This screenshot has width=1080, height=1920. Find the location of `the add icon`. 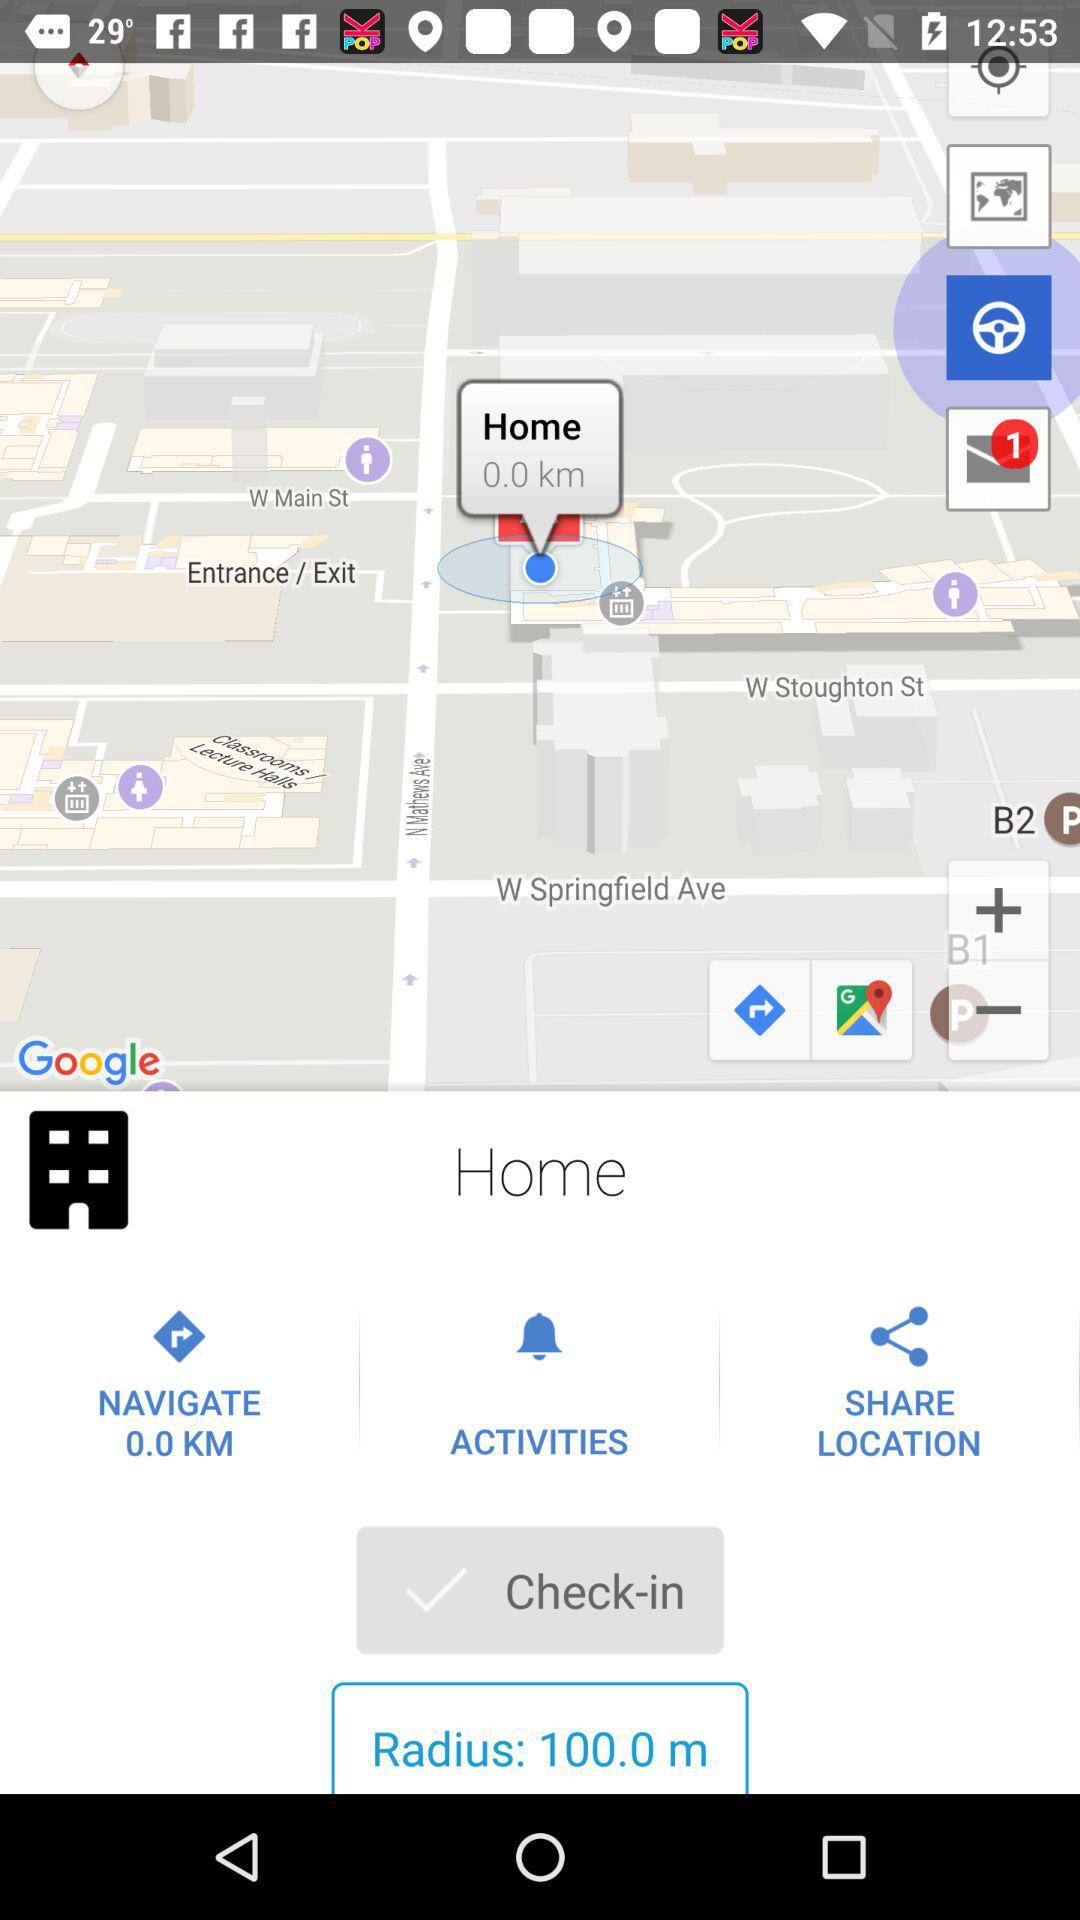

the add icon is located at coordinates (998, 907).